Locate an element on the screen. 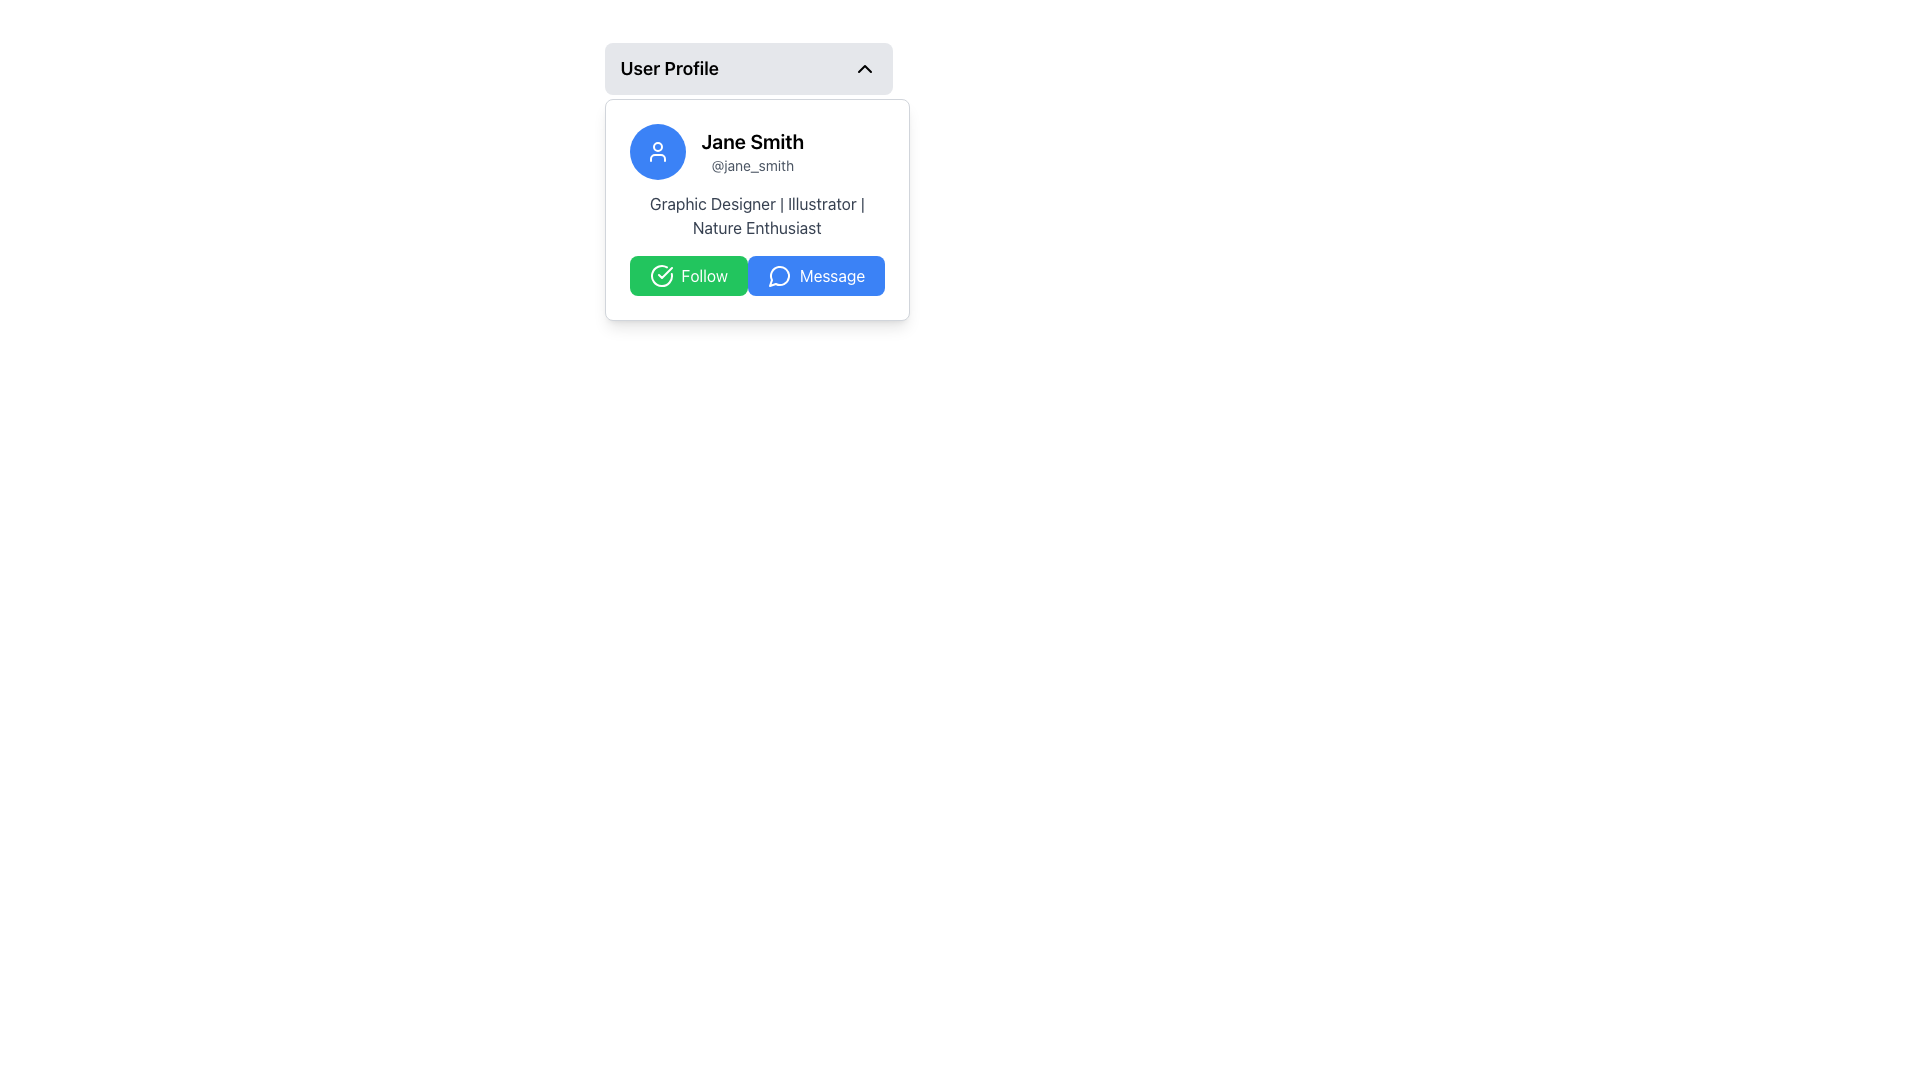 Image resolution: width=1920 pixels, height=1080 pixels. user's name displayed above the username '@jane_smith', which is centered in the card layout is located at coordinates (751, 141).